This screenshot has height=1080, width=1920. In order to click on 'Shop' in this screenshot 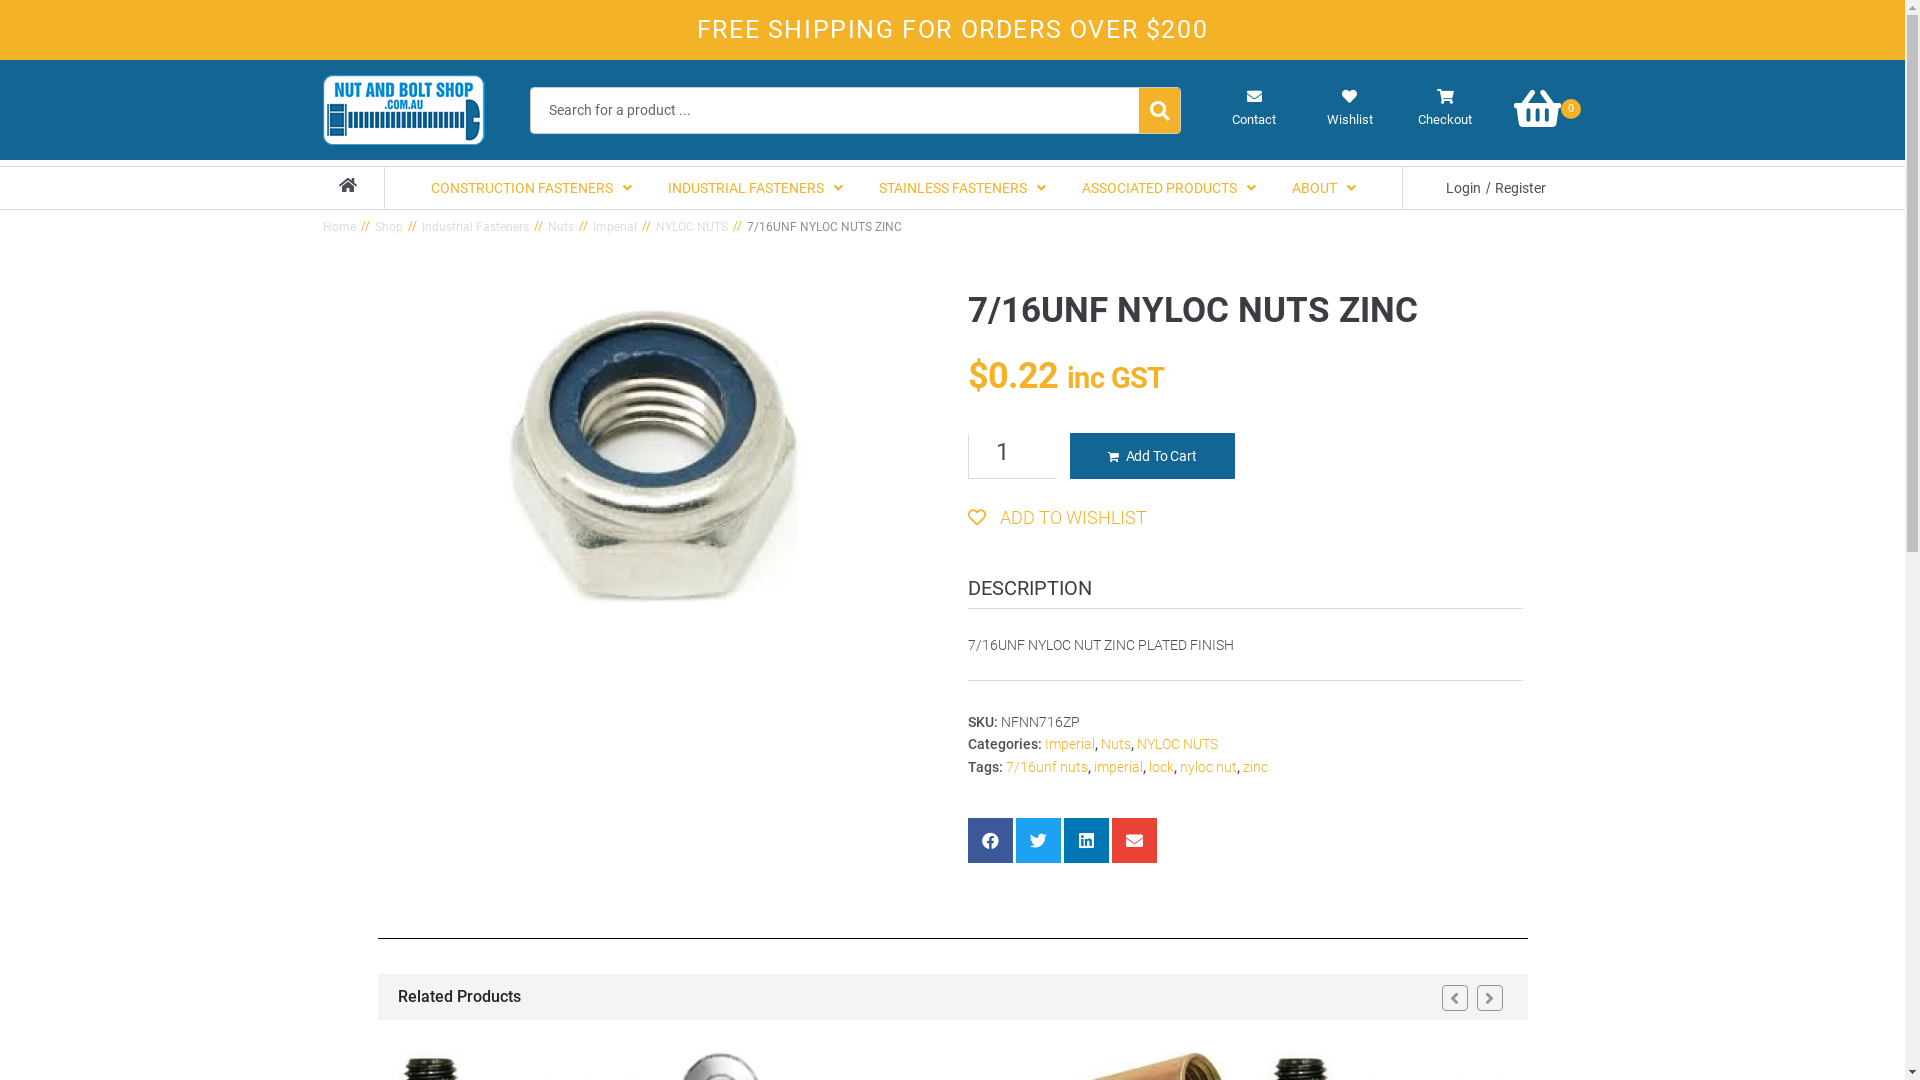, I will do `click(388, 226)`.